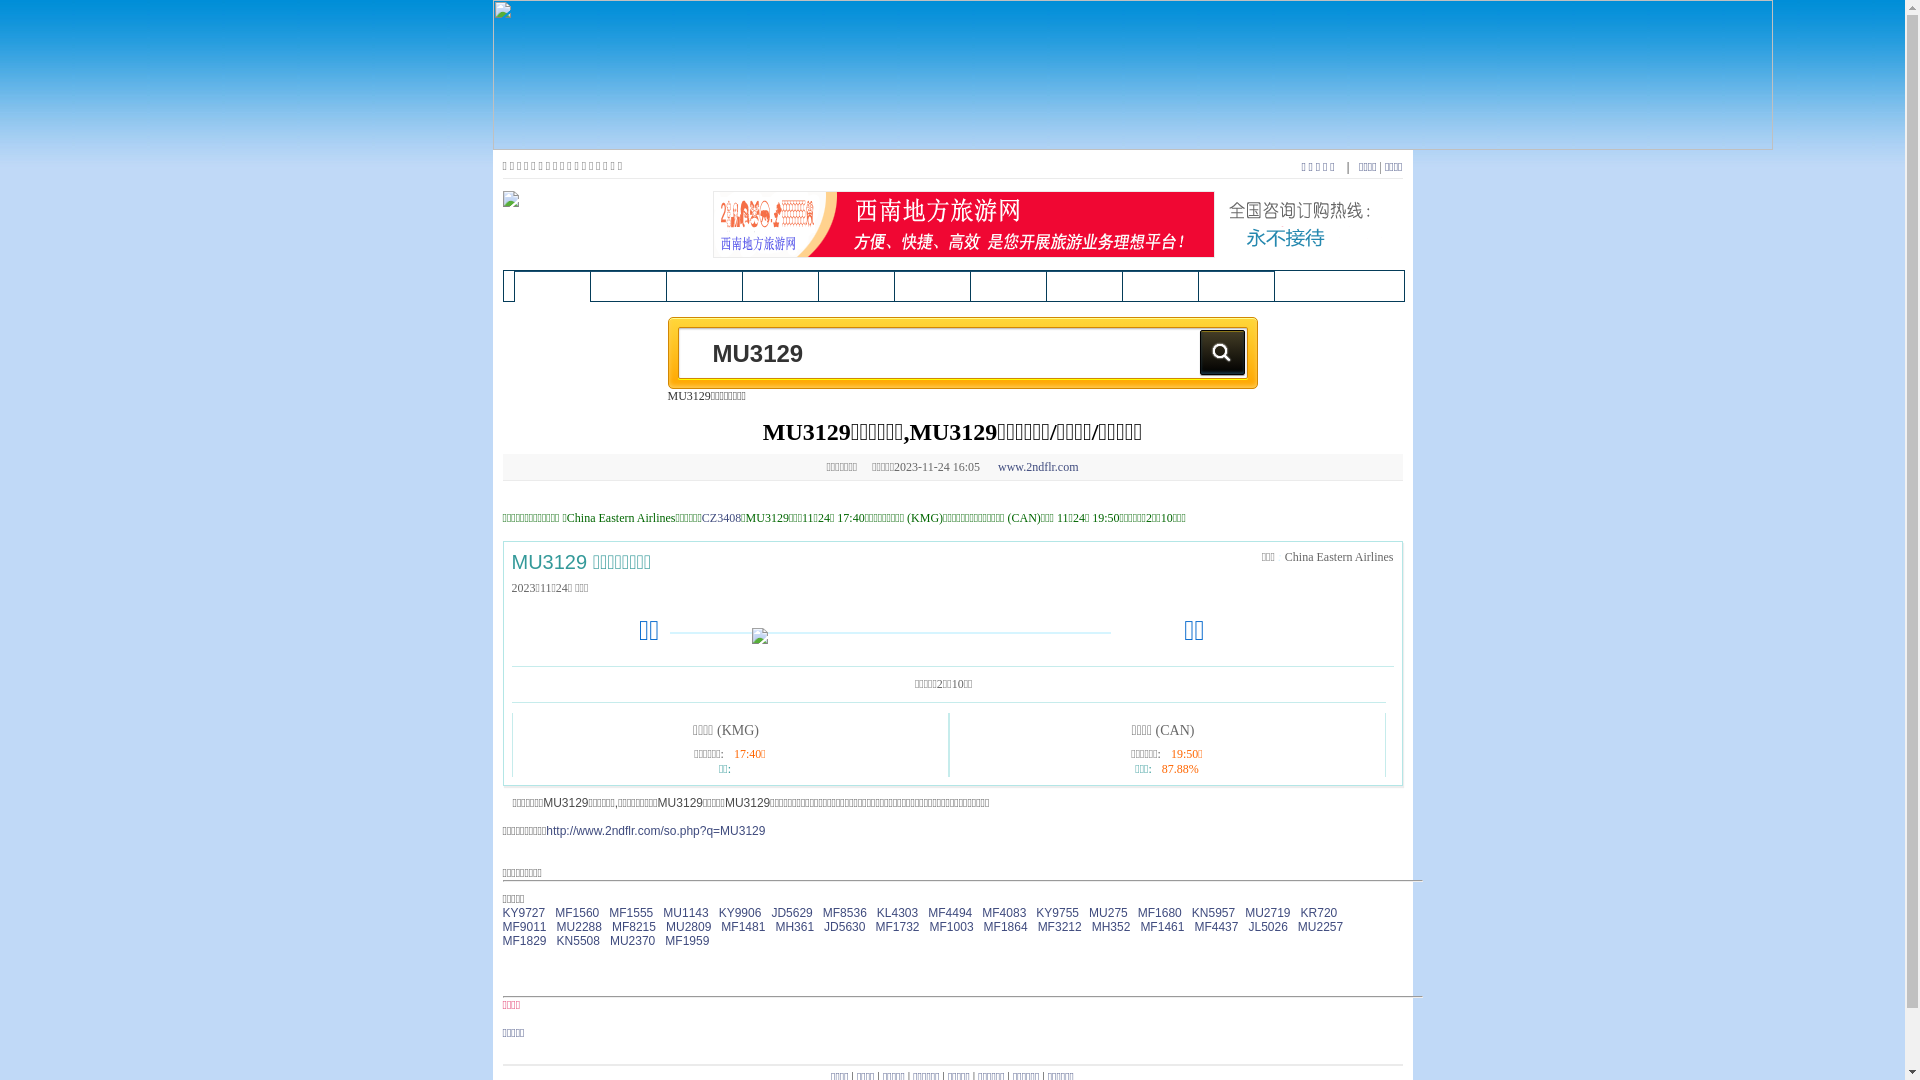 Image resolution: width=1920 pixels, height=1080 pixels. What do you see at coordinates (666, 926) in the screenshot?
I see `'MU2809'` at bounding box center [666, 926].